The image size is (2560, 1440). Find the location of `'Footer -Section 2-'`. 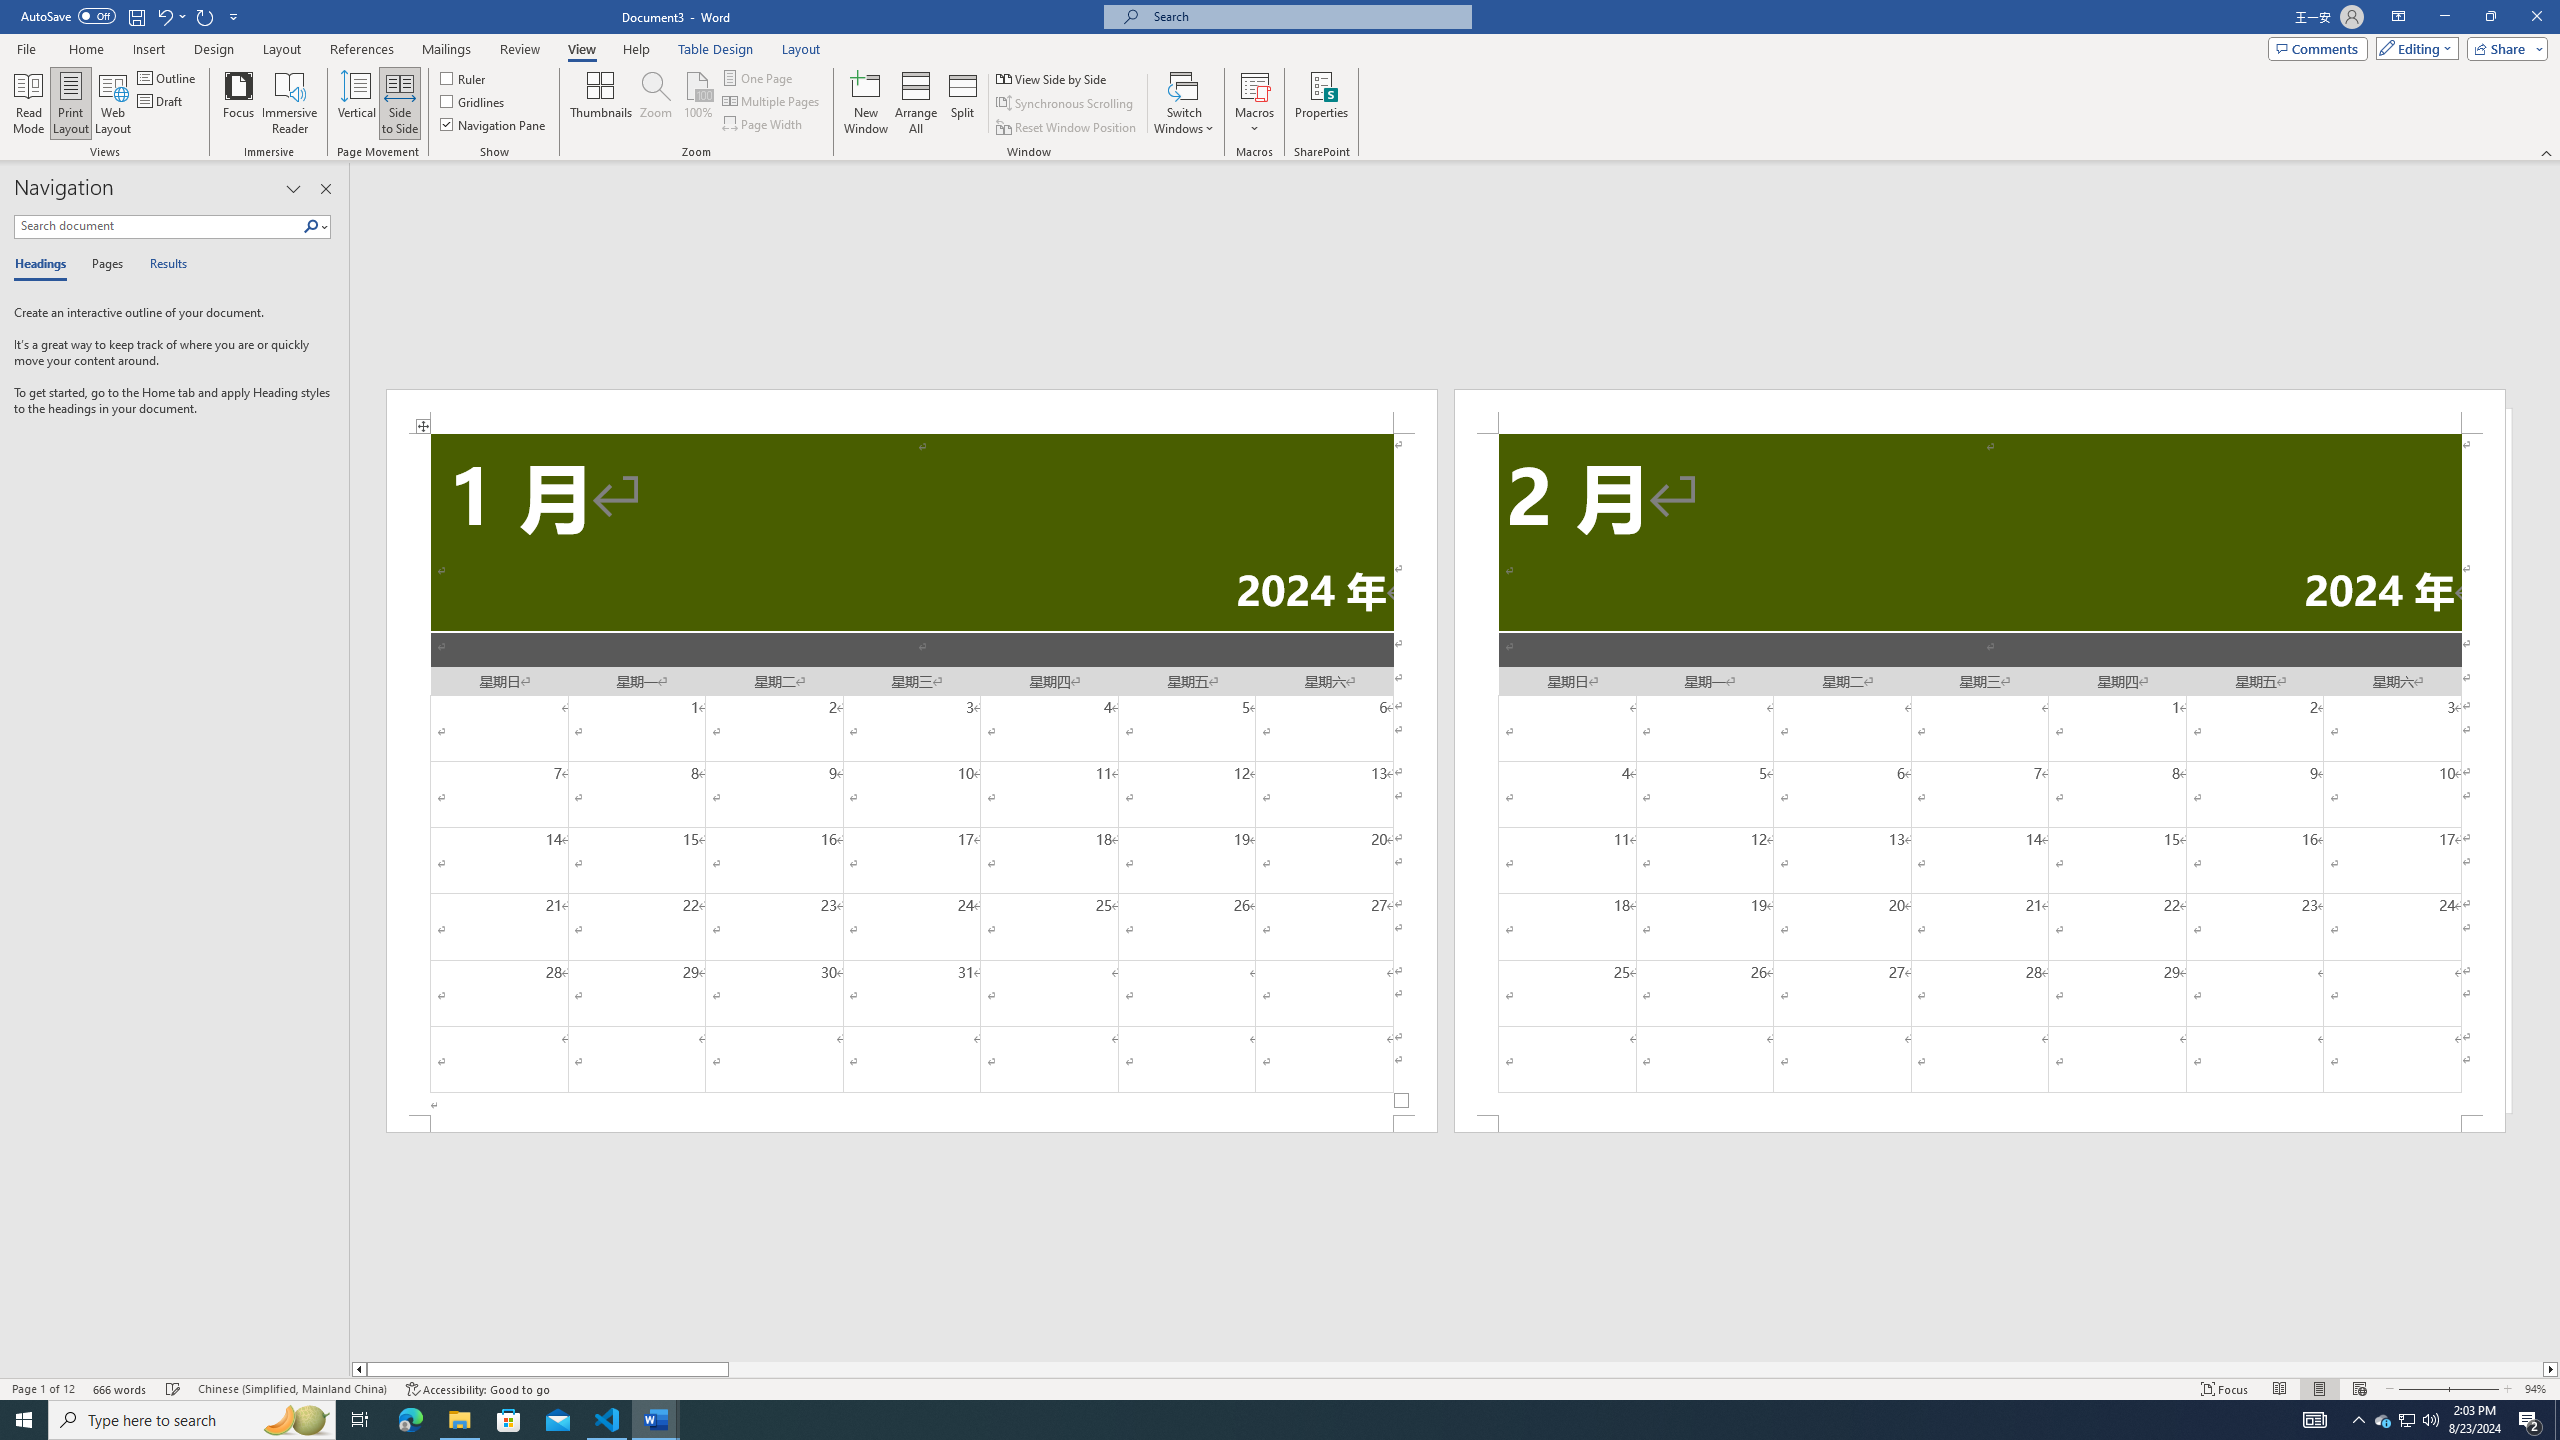

'Footer -Section 2-' is located at coordinates (1980, 1122).